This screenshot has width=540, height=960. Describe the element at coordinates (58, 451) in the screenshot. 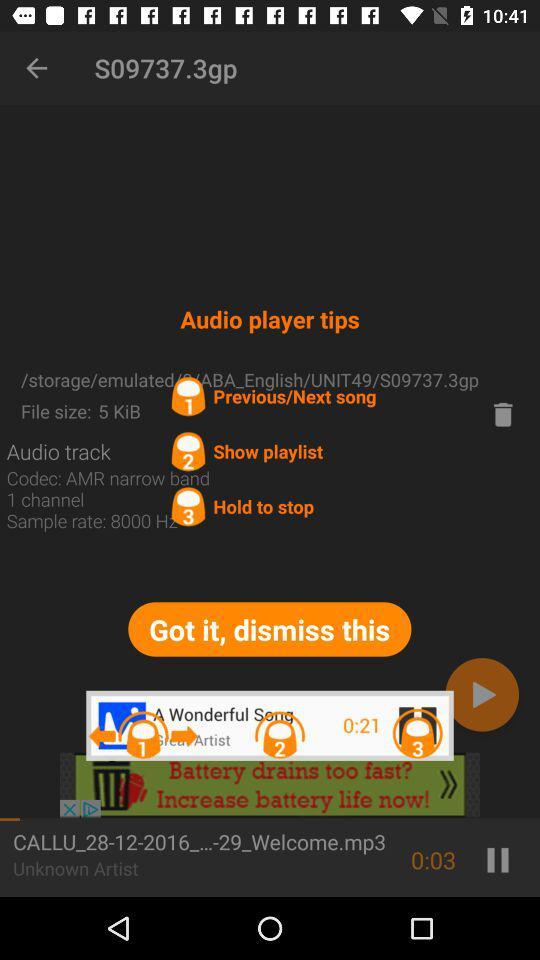

I see `the item below file size:` at that location.